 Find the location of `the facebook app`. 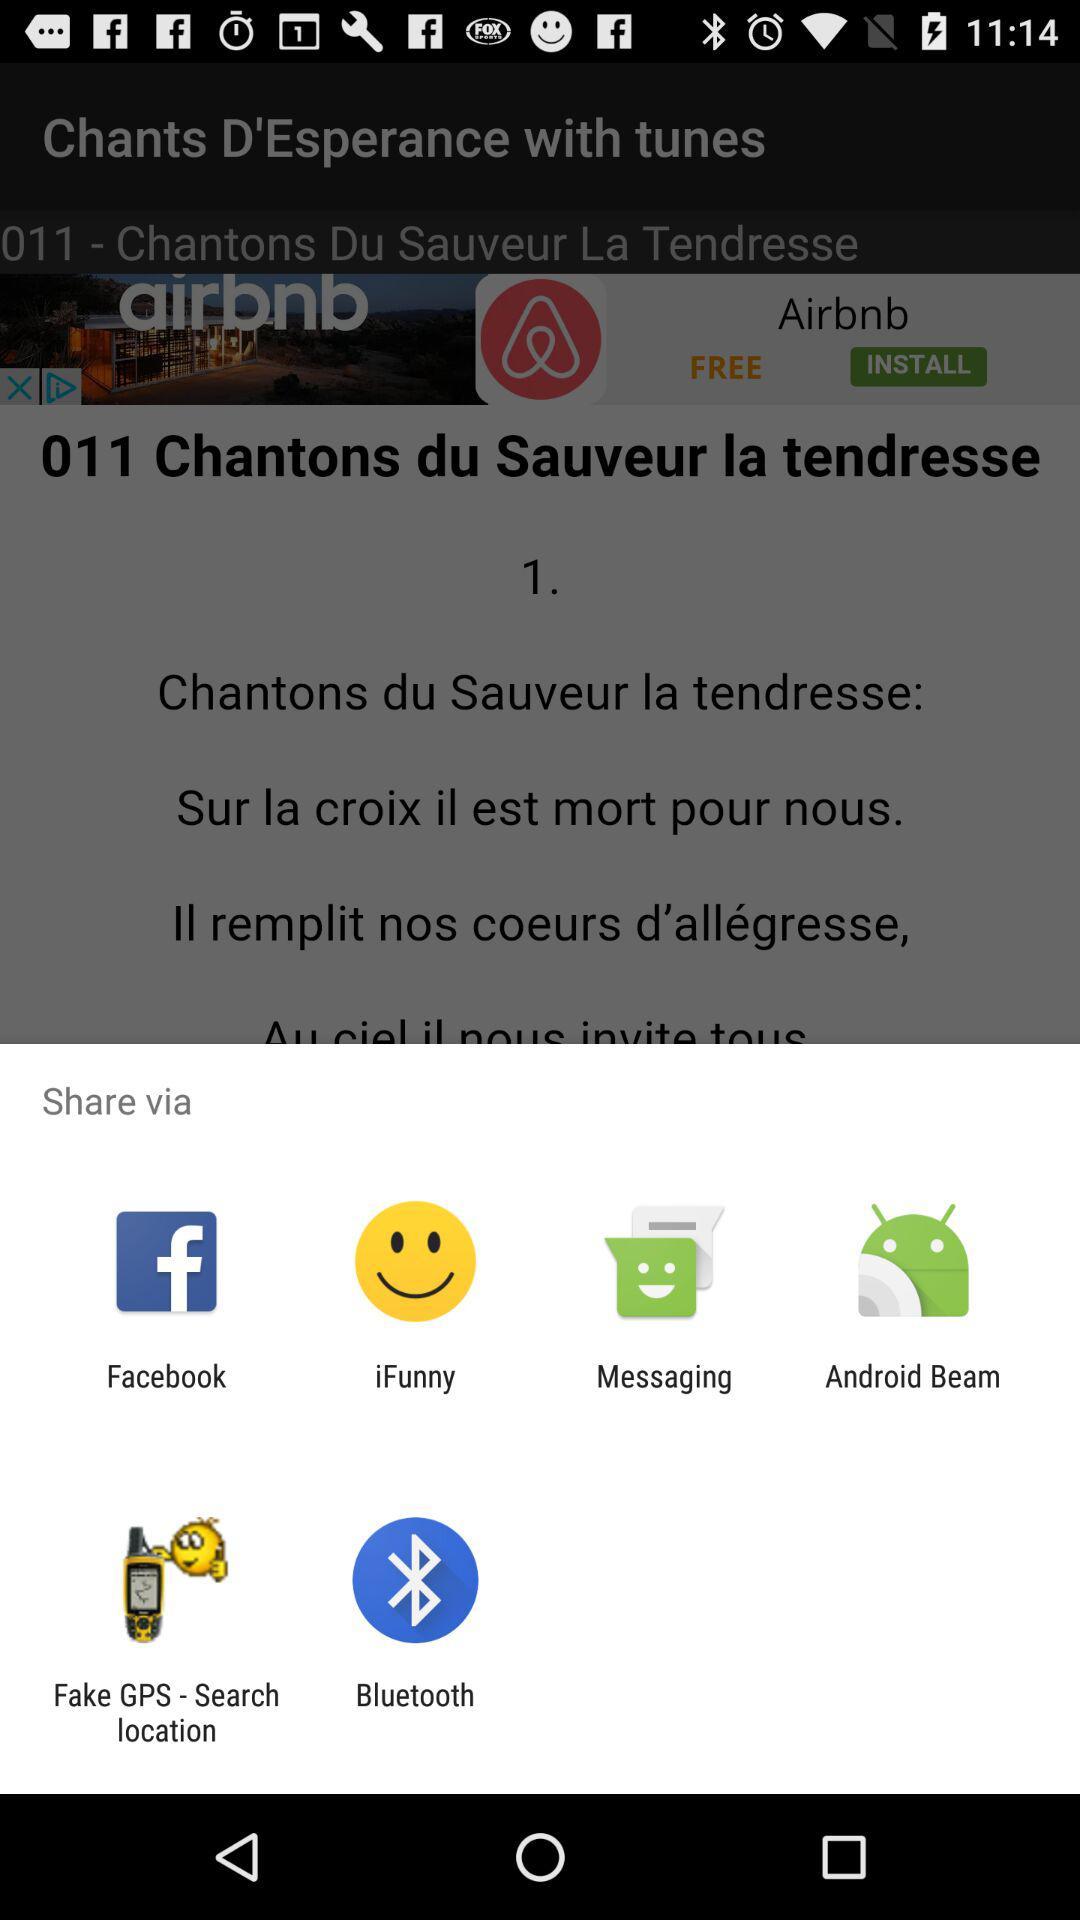

the facebook app is located at coordinates (165, 1392).